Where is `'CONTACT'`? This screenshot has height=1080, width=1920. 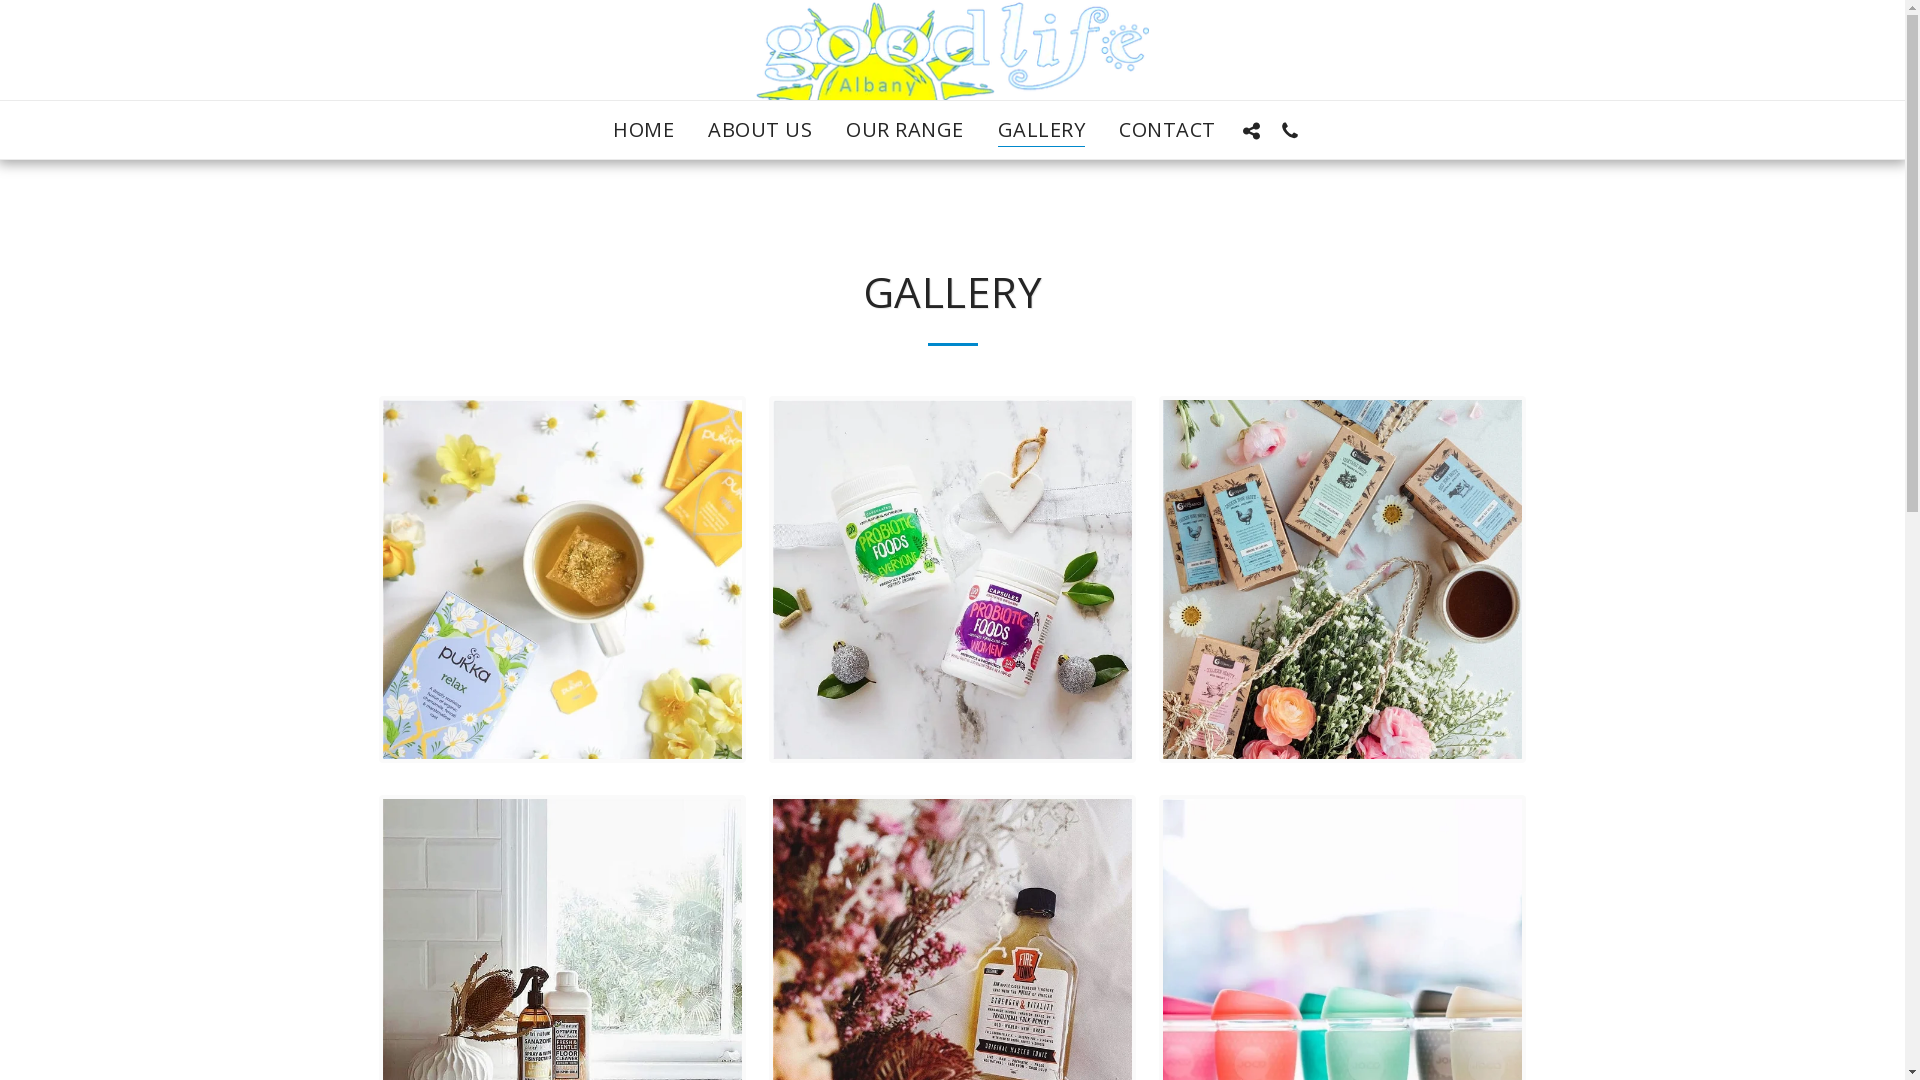 'CONTACT' is located at coordinates (1102, 130).